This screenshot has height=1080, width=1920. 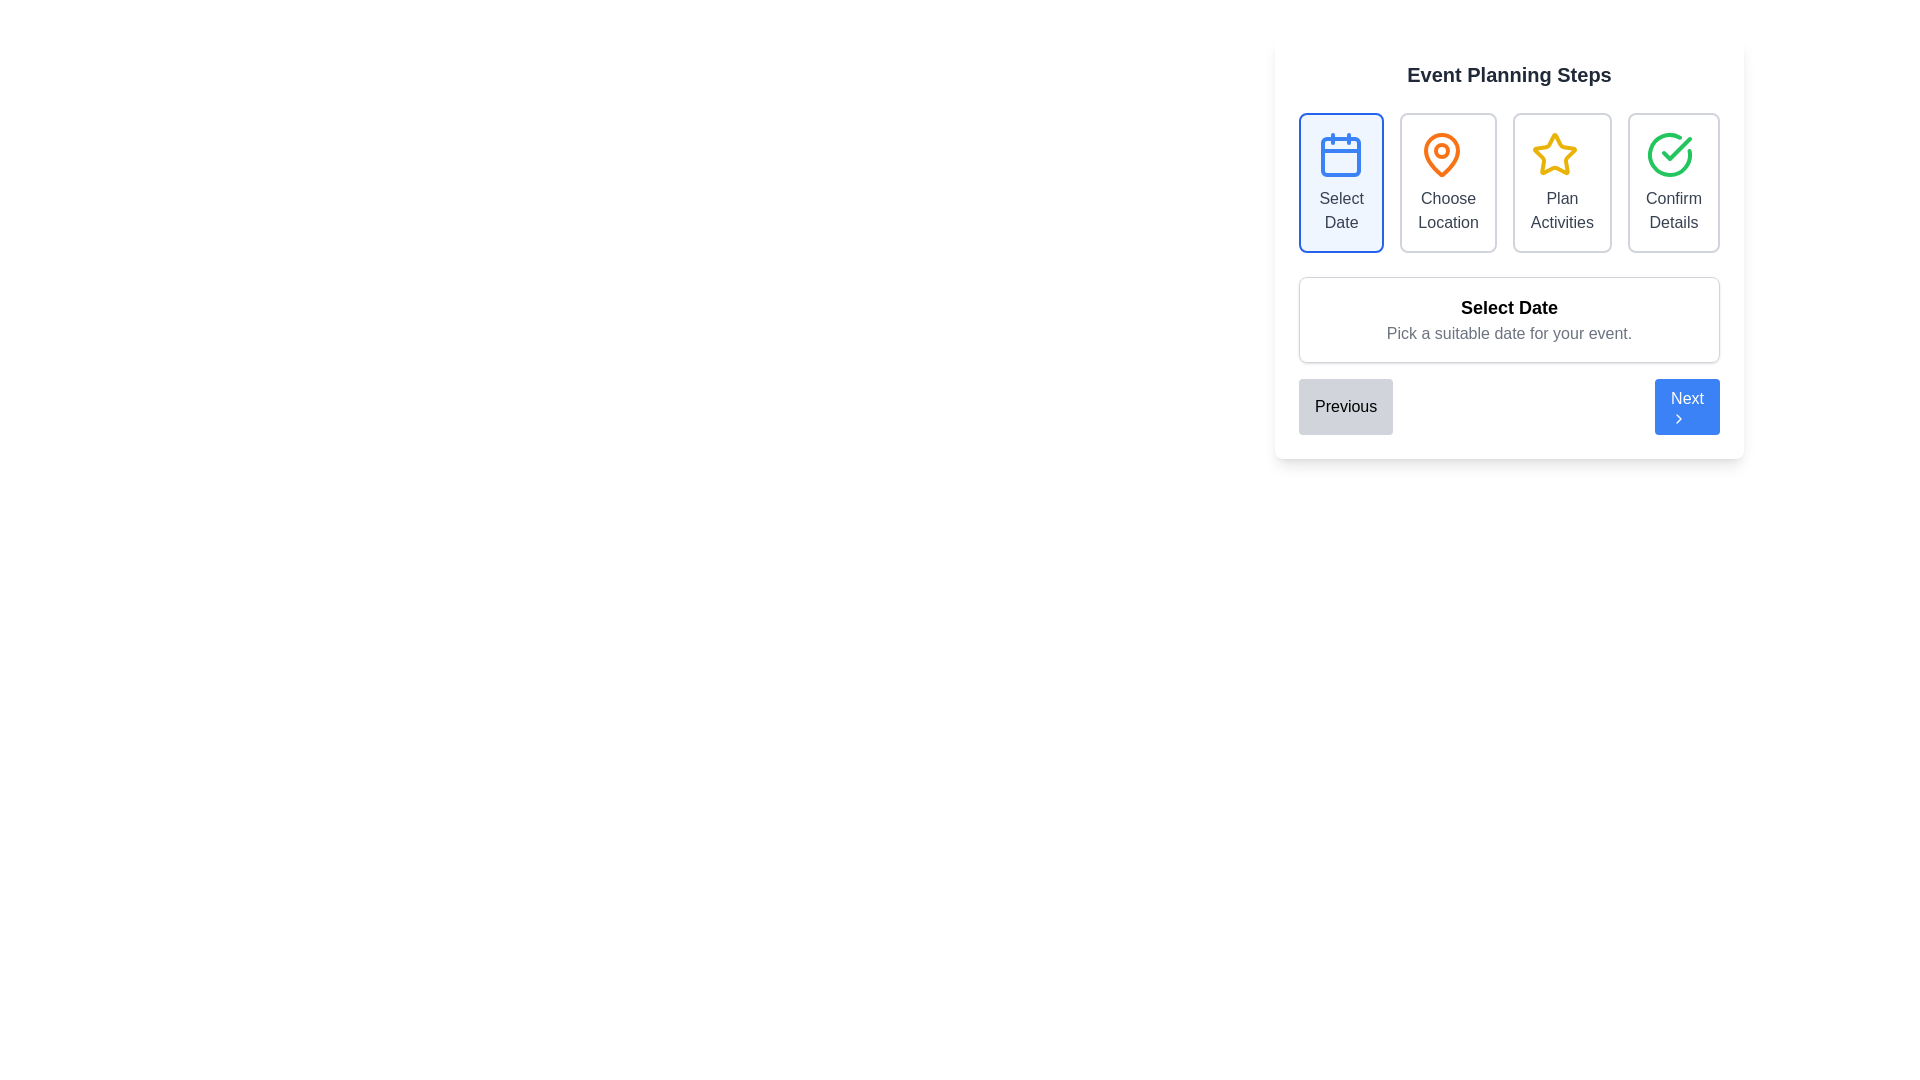 I want to click on the blue-outlined calendar icon located in the top-left of the modal box, representing the first step in the event planning process, so click(x=1340, y=153).